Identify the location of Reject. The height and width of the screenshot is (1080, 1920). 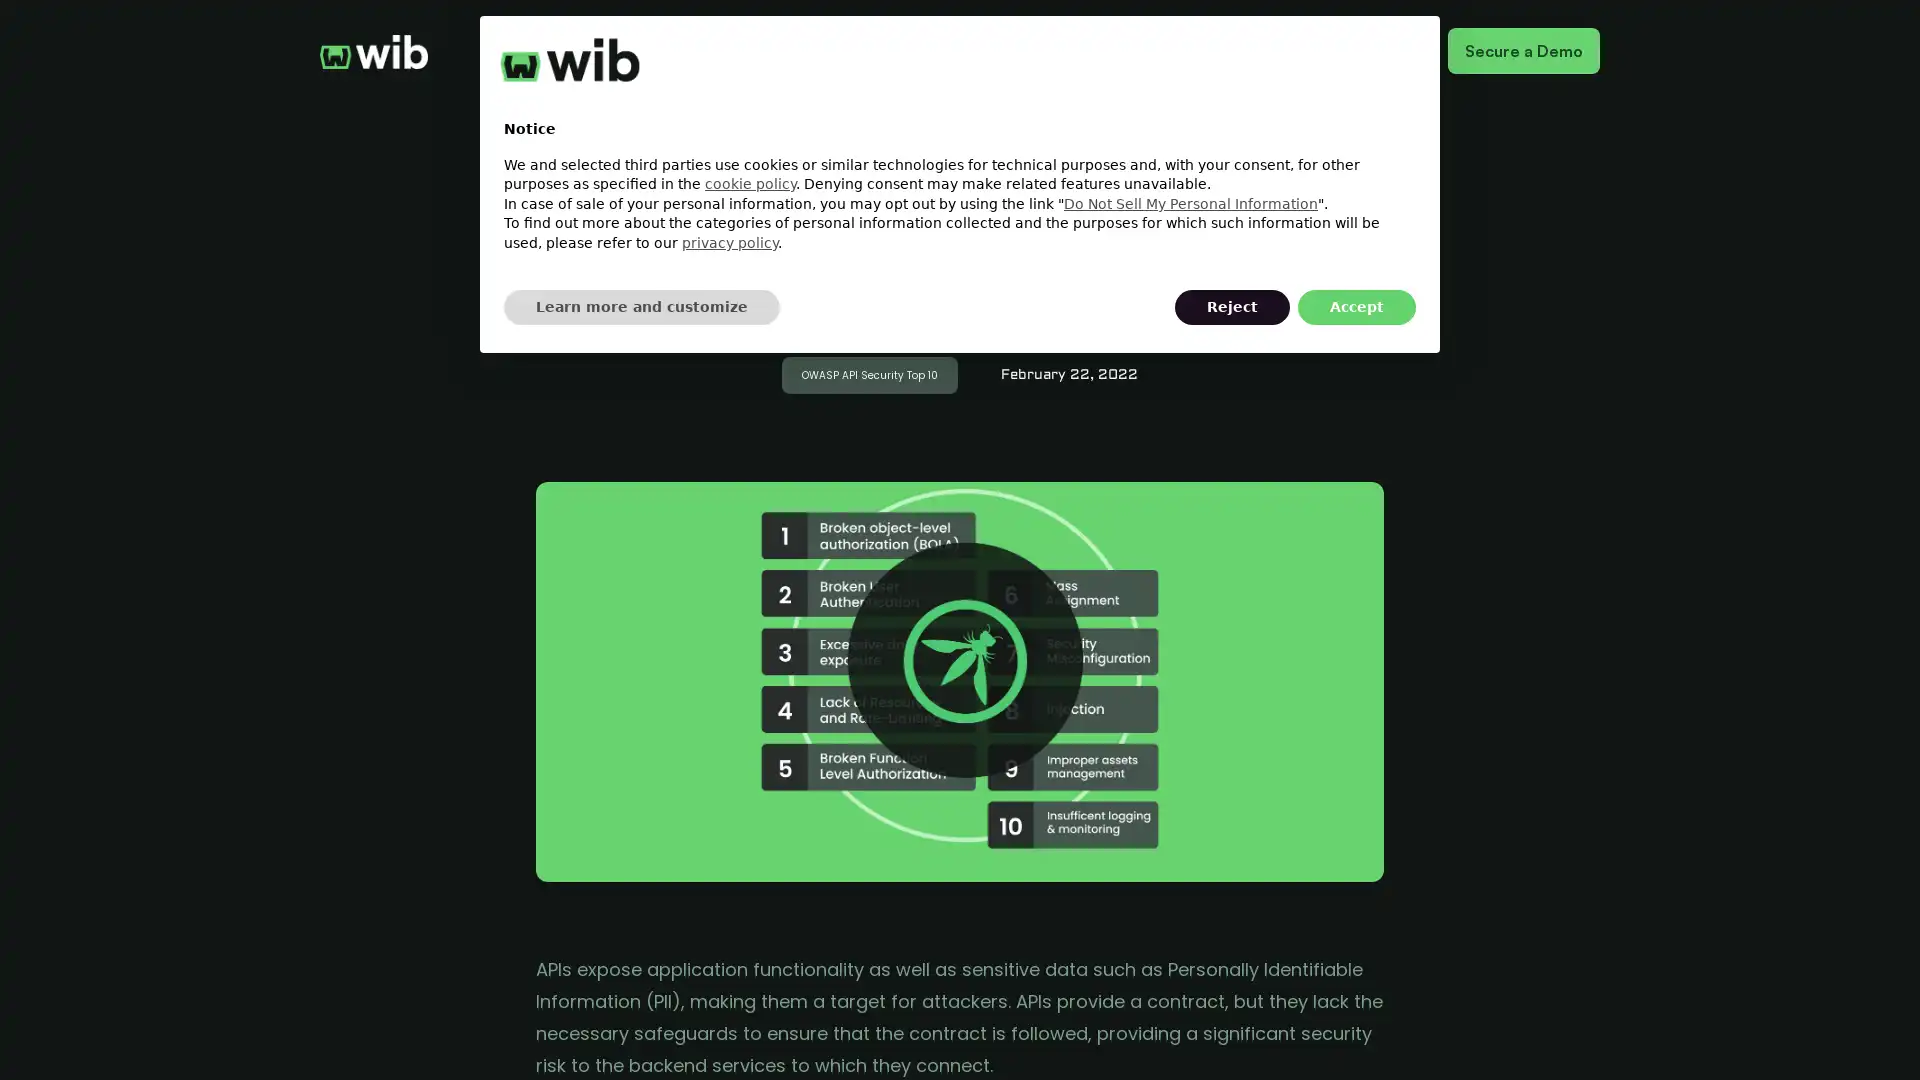
(1231, 307).